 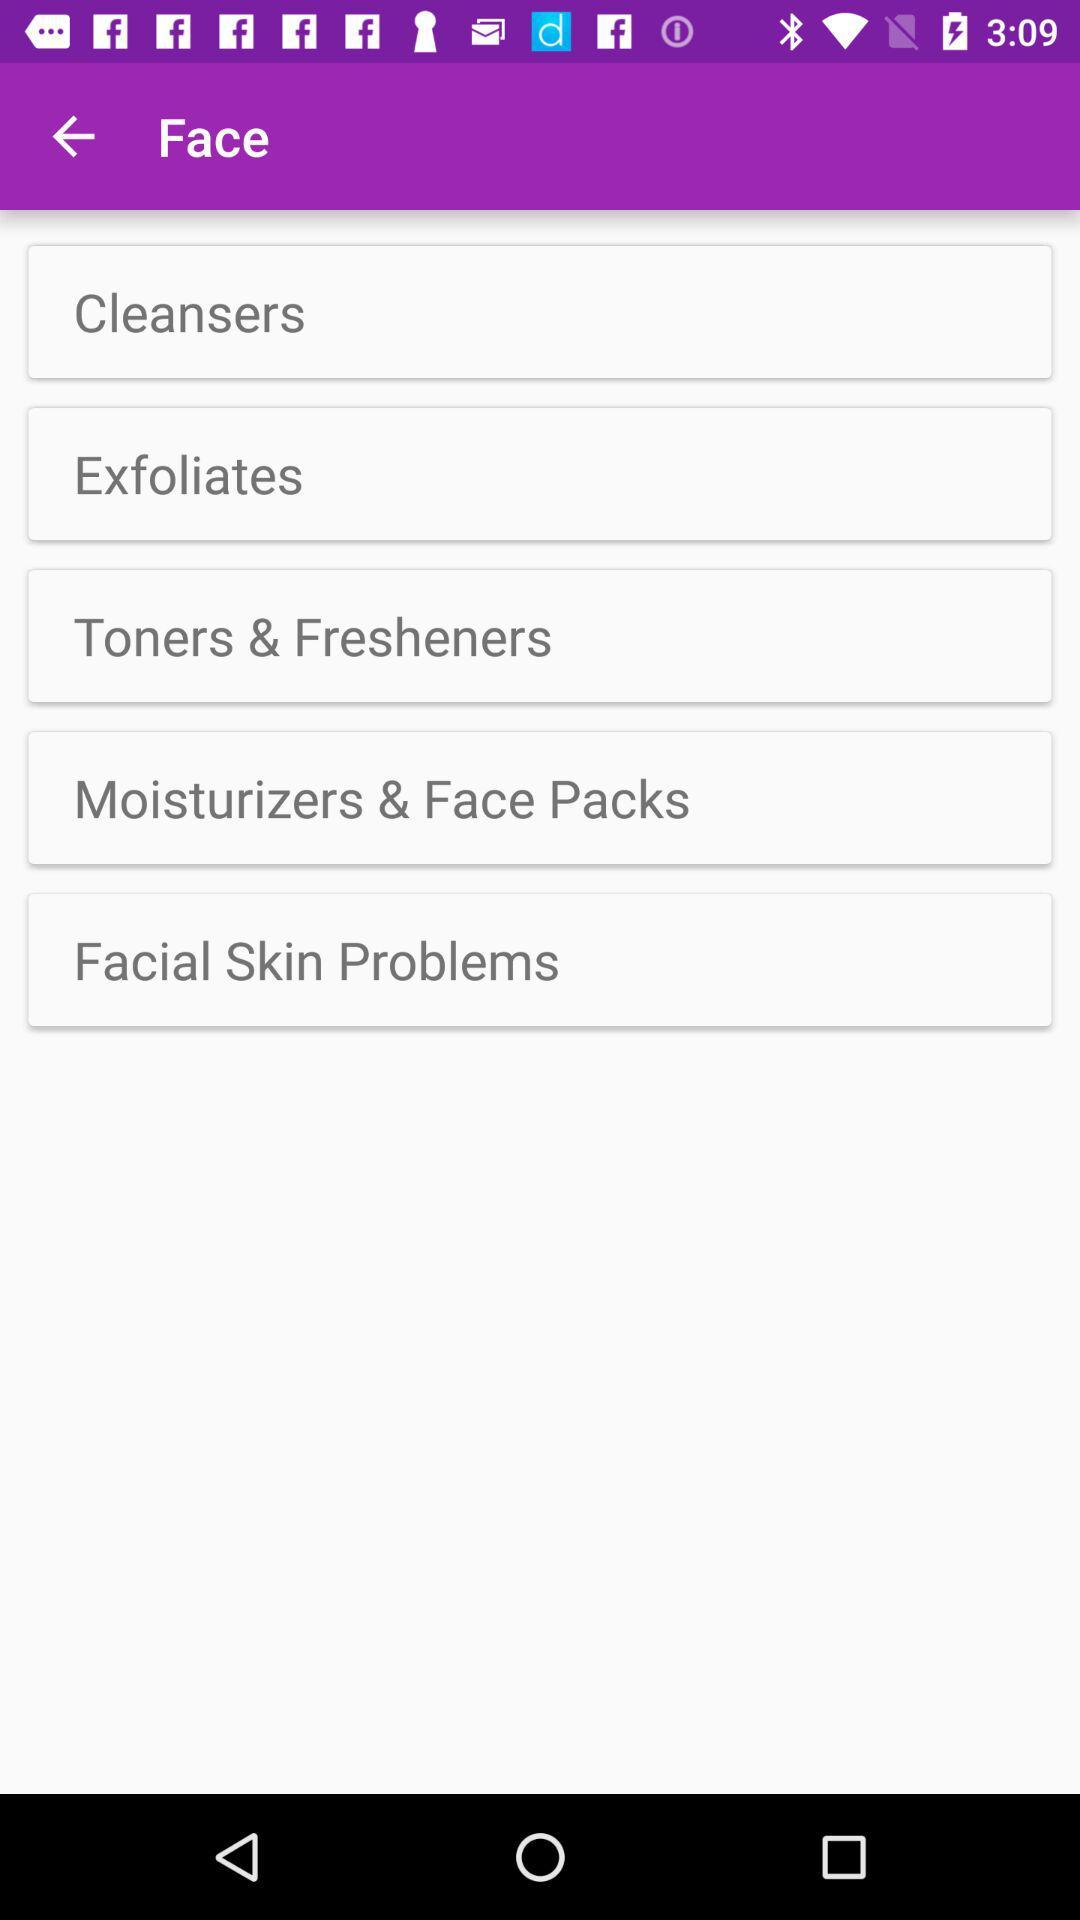 I want to click on the app above the cleansers app, so click(x=72, y=135).